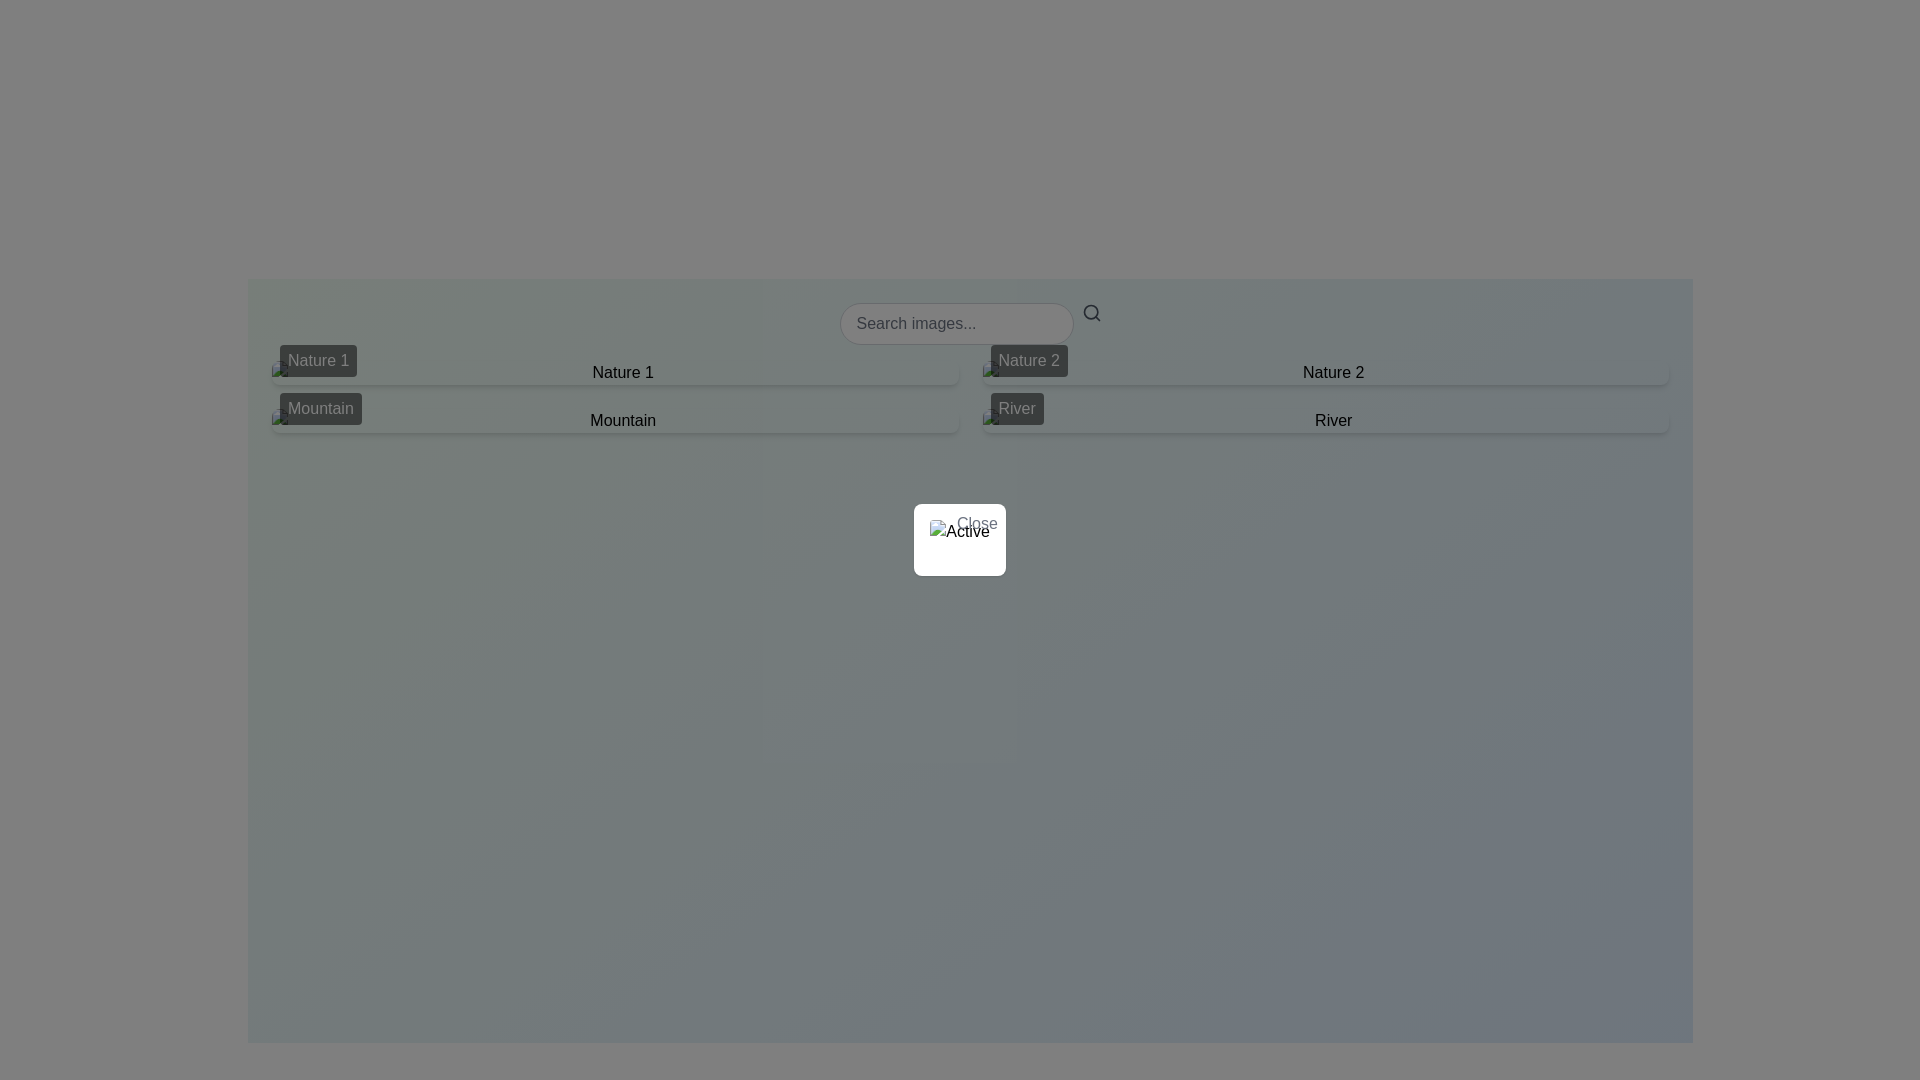  I want to click on the close button, so click(977, 523).